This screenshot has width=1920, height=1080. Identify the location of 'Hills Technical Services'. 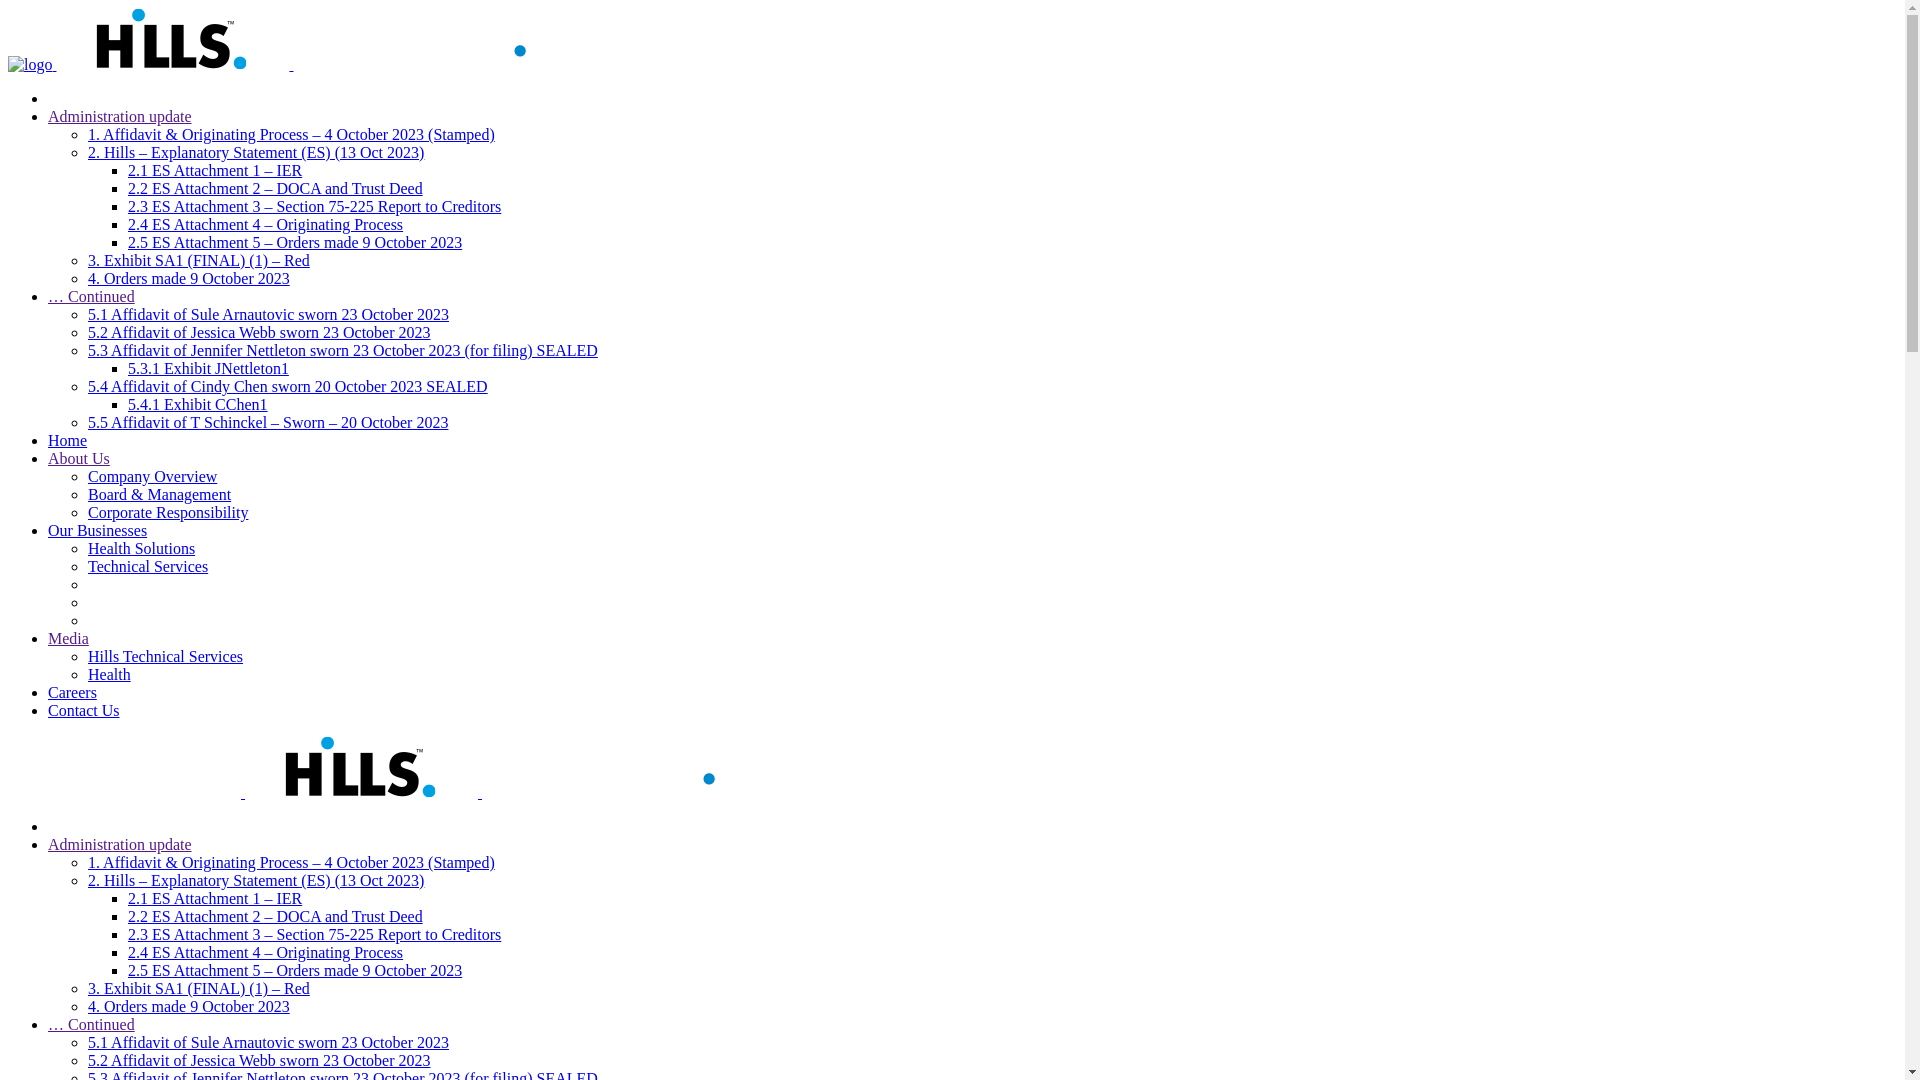
(165, 656).